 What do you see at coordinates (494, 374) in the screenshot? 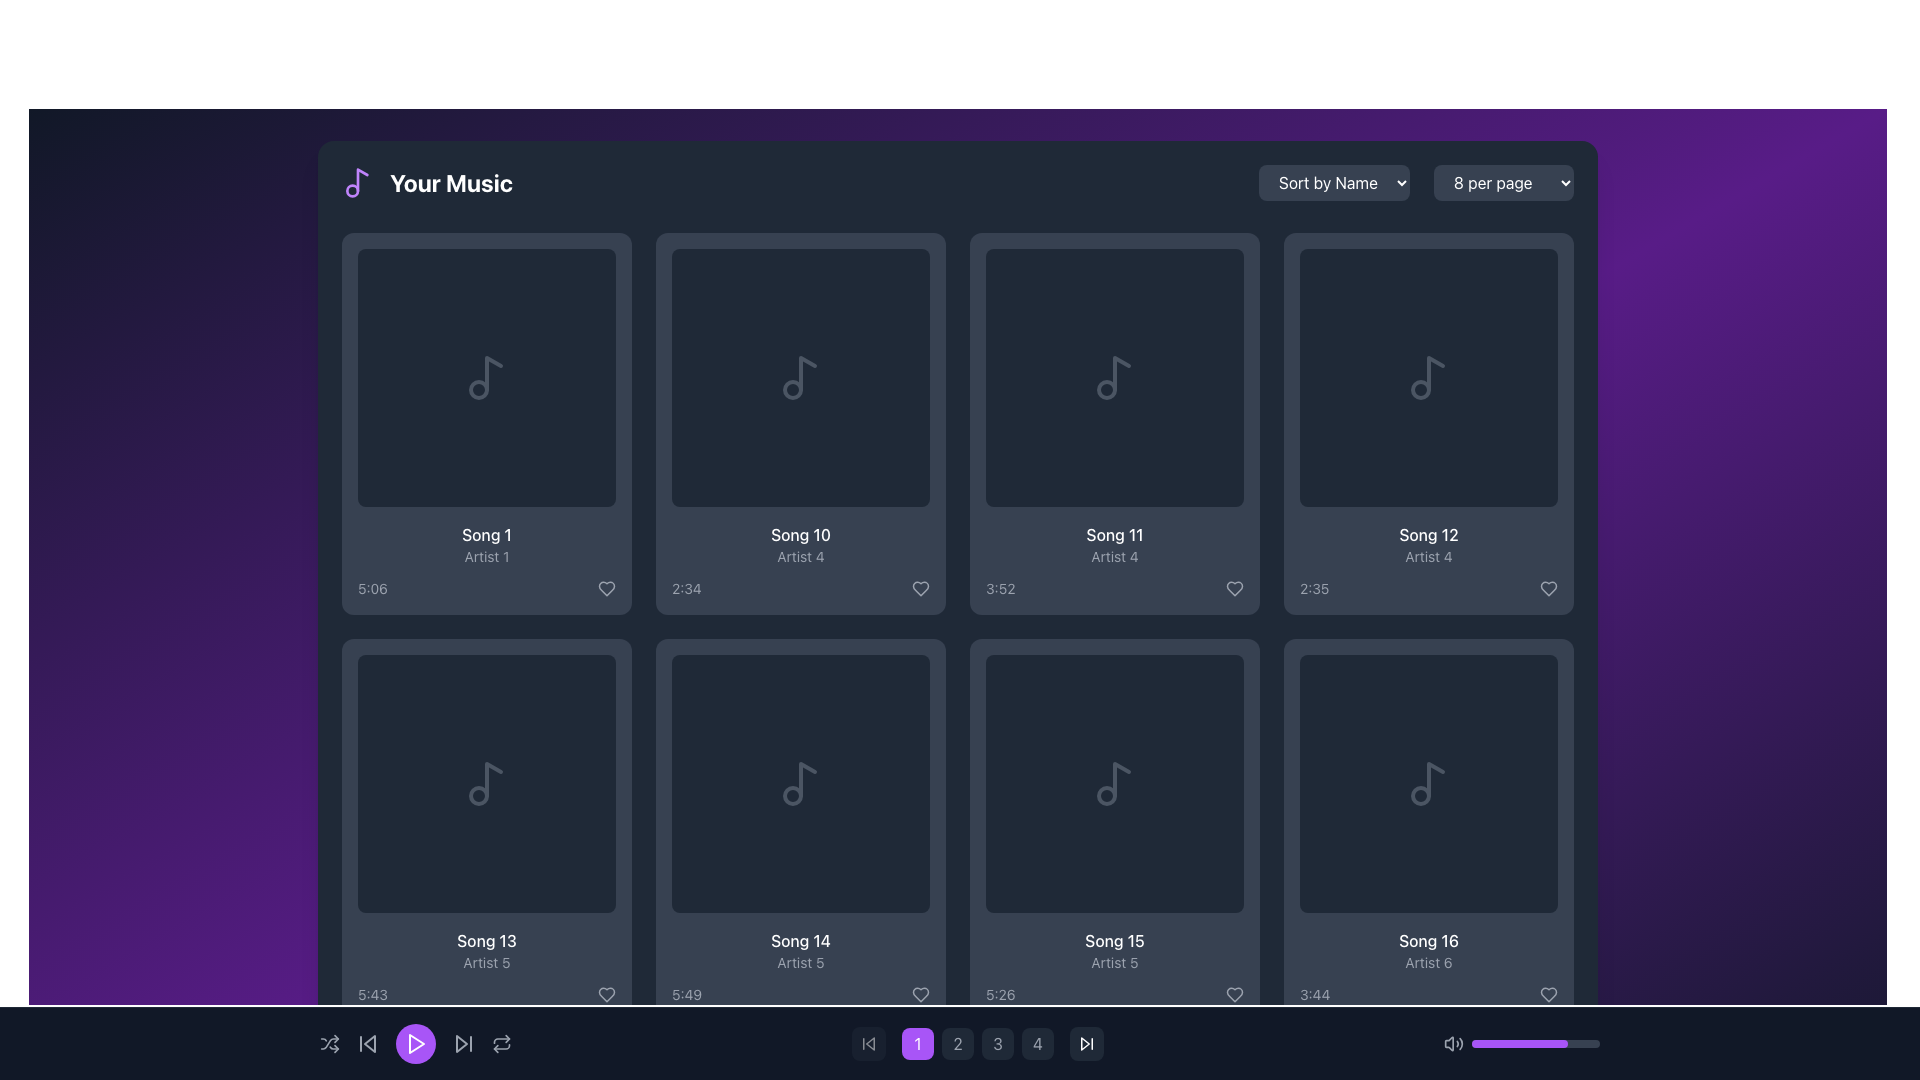
I see `the decorative SVG graphical element representing music notation, which is centrally placed within the first card of a grid displaying various songs` at bounding box center [494, 374].